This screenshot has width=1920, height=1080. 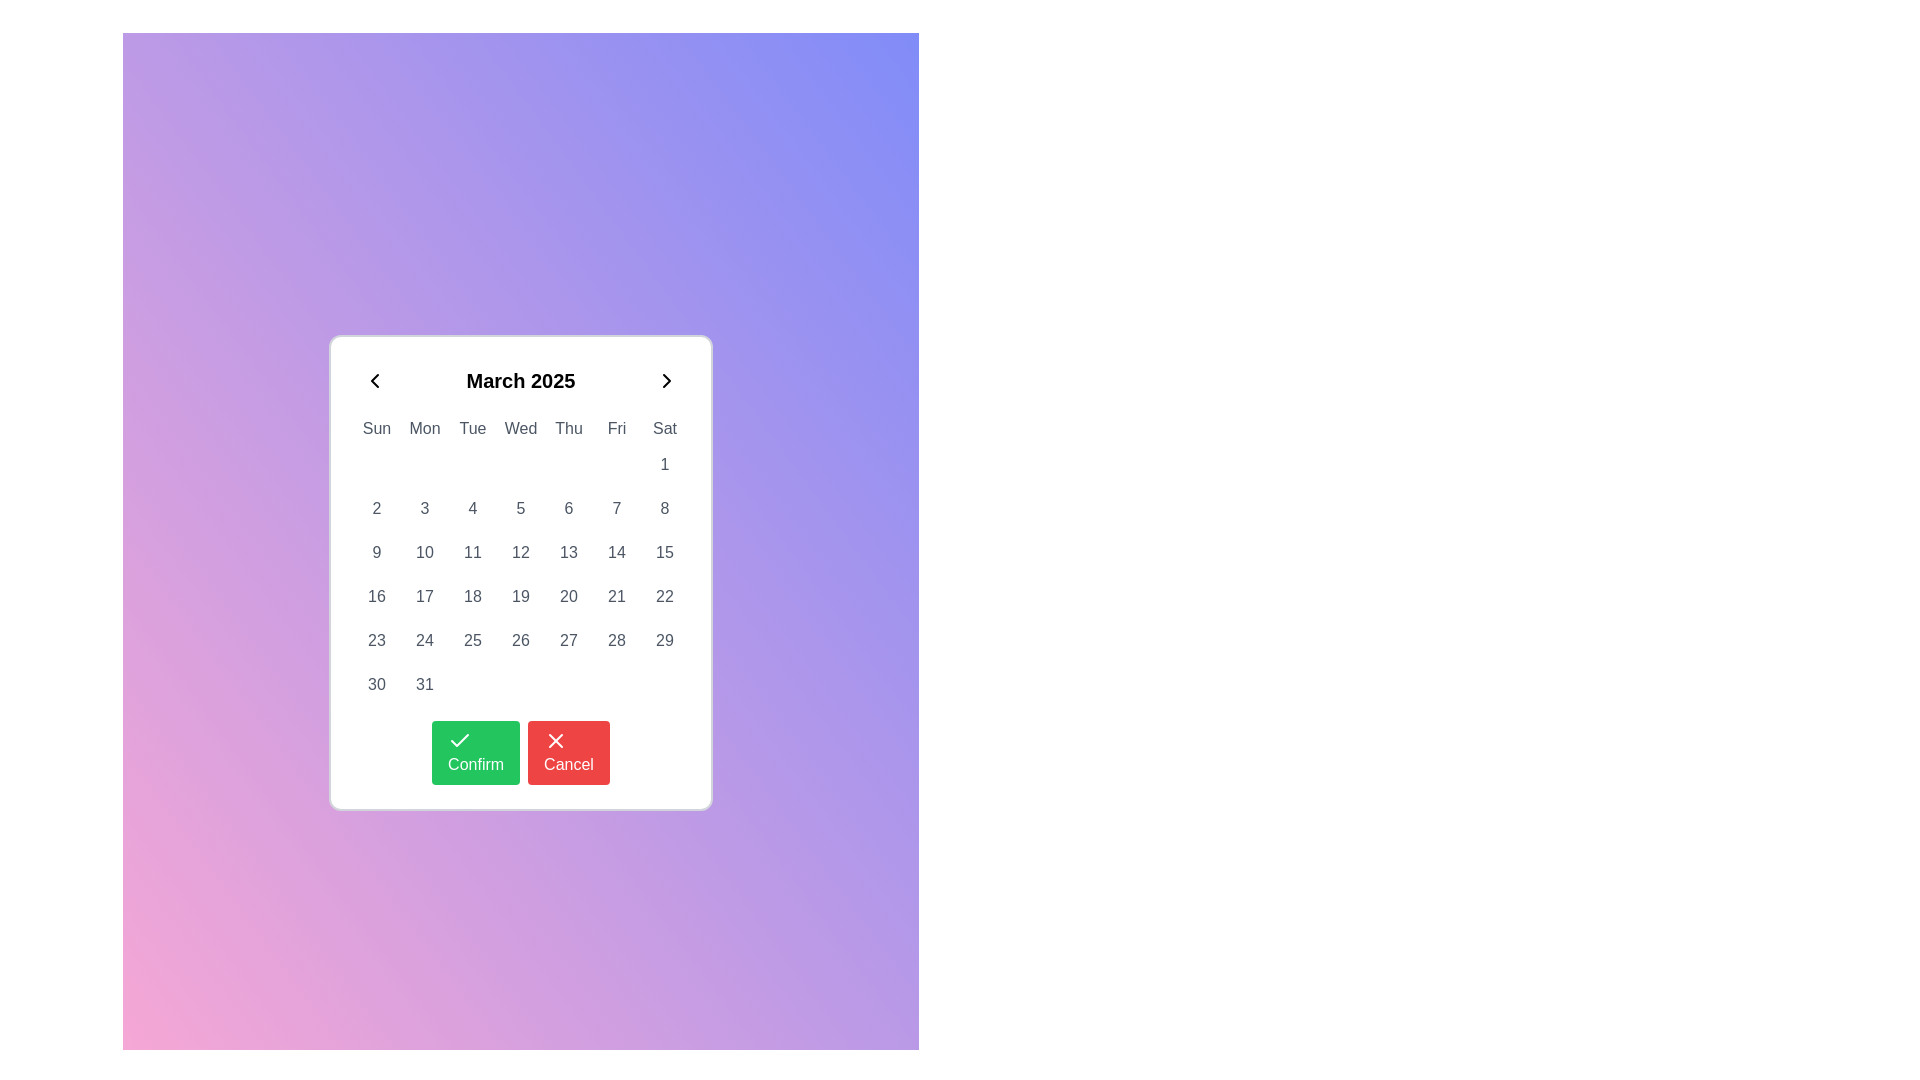 I want to click on the date button labeled '20' in the calendar view, so click(x=568, y=596).